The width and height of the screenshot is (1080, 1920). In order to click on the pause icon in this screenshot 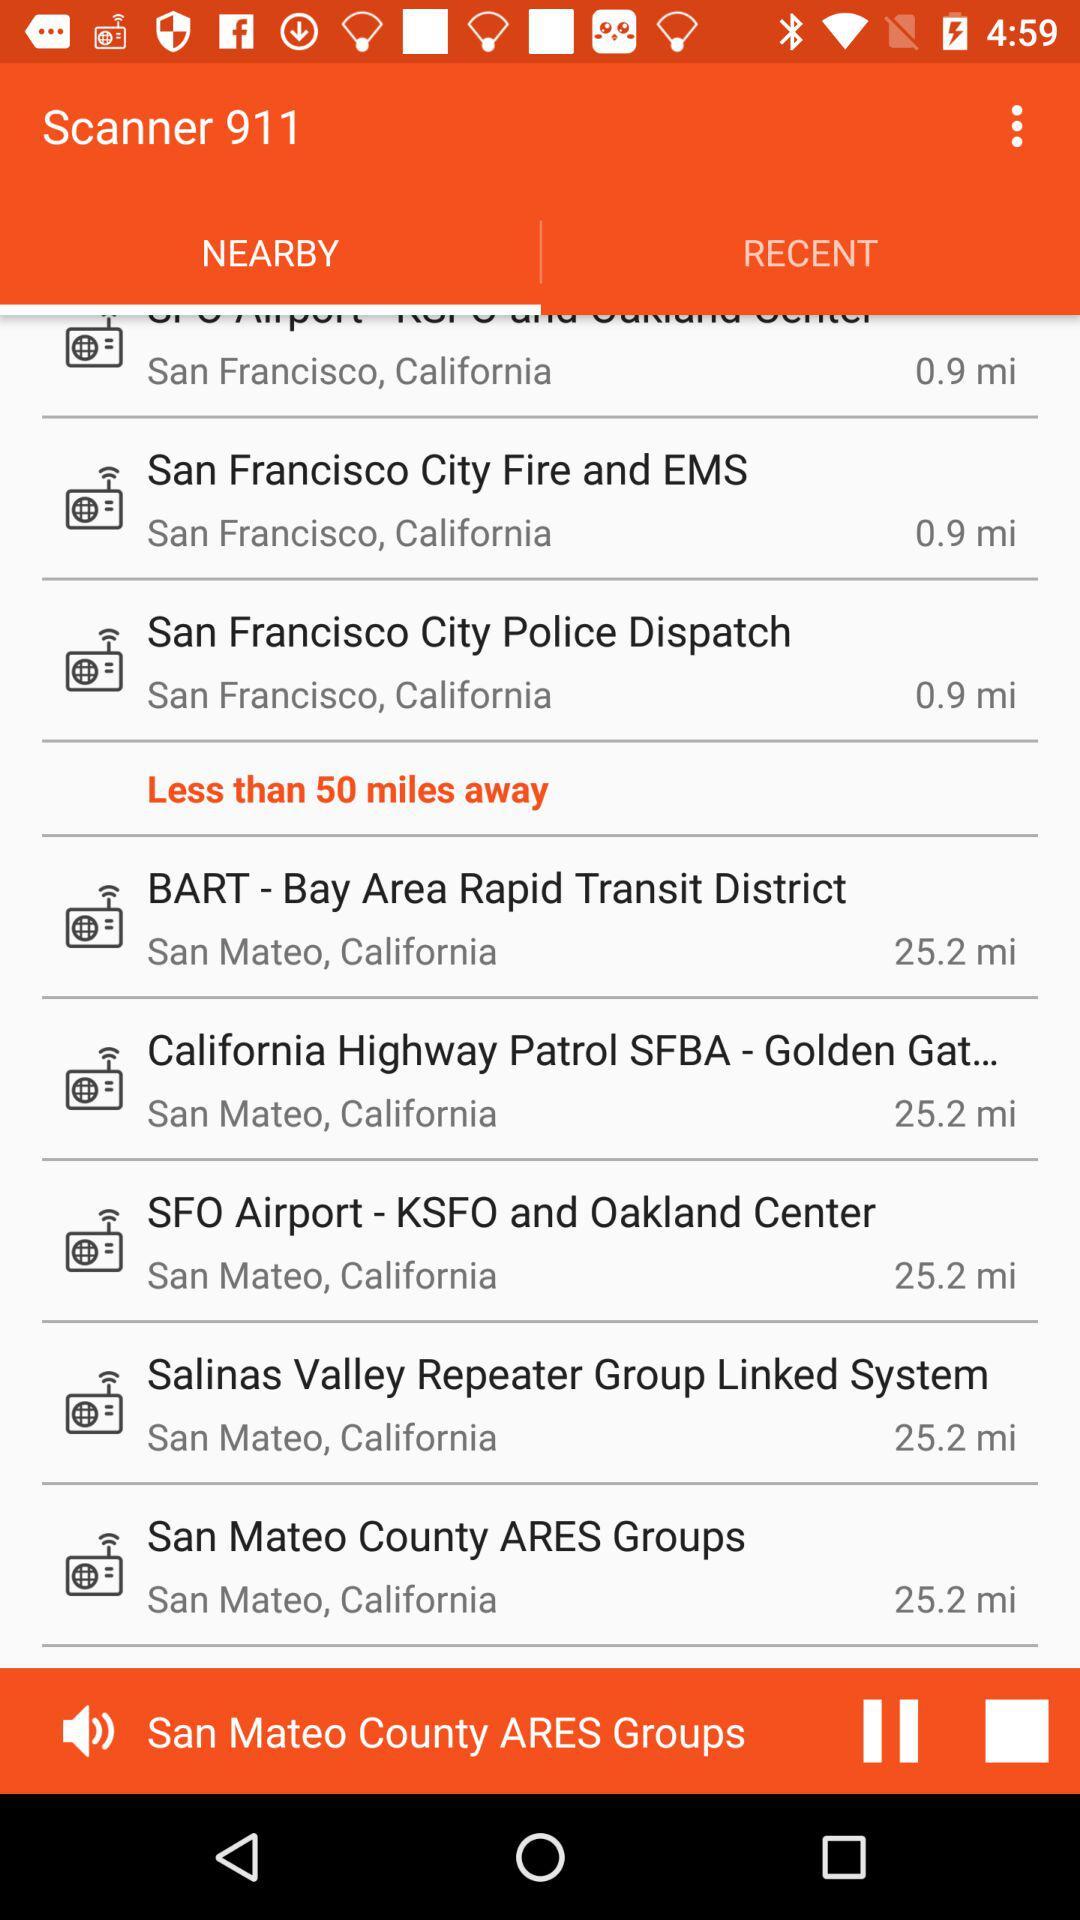, I will do `click(890, 1730)`.